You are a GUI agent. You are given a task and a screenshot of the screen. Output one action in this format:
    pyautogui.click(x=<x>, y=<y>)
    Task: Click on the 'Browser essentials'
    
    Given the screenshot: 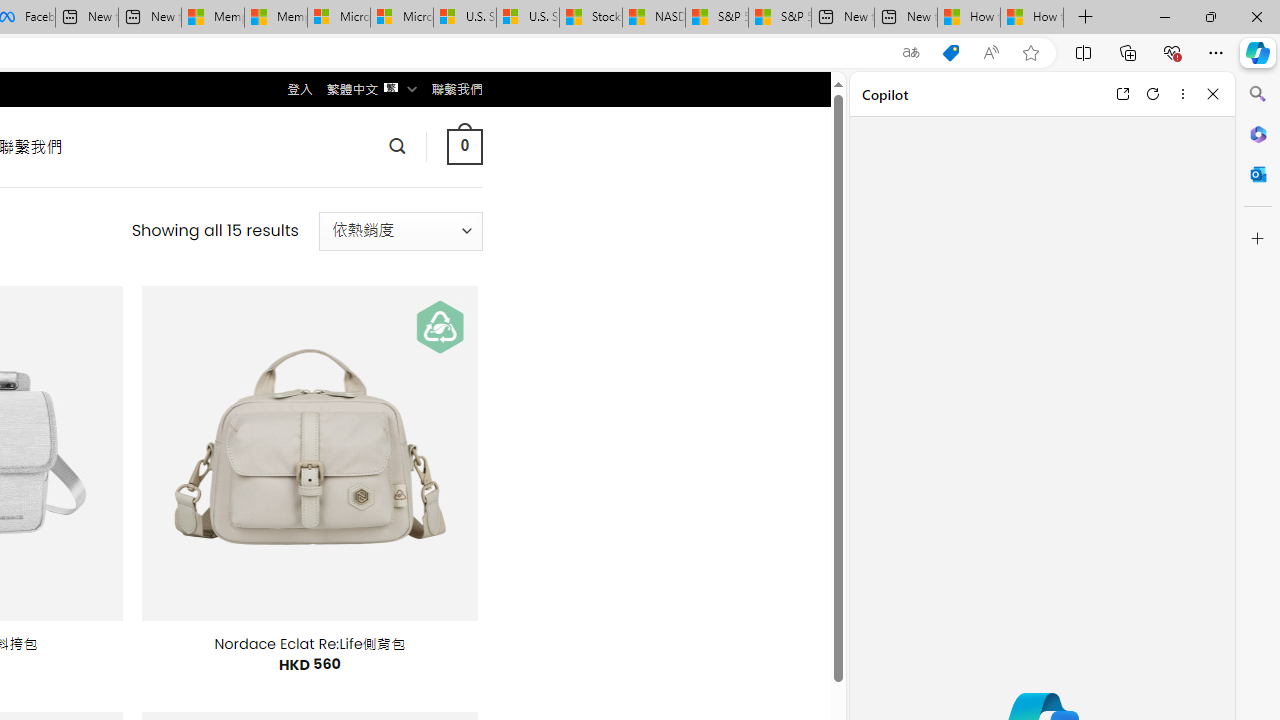 What is the action you would take?
    pyautogui.click(x=1171, y=51)
    